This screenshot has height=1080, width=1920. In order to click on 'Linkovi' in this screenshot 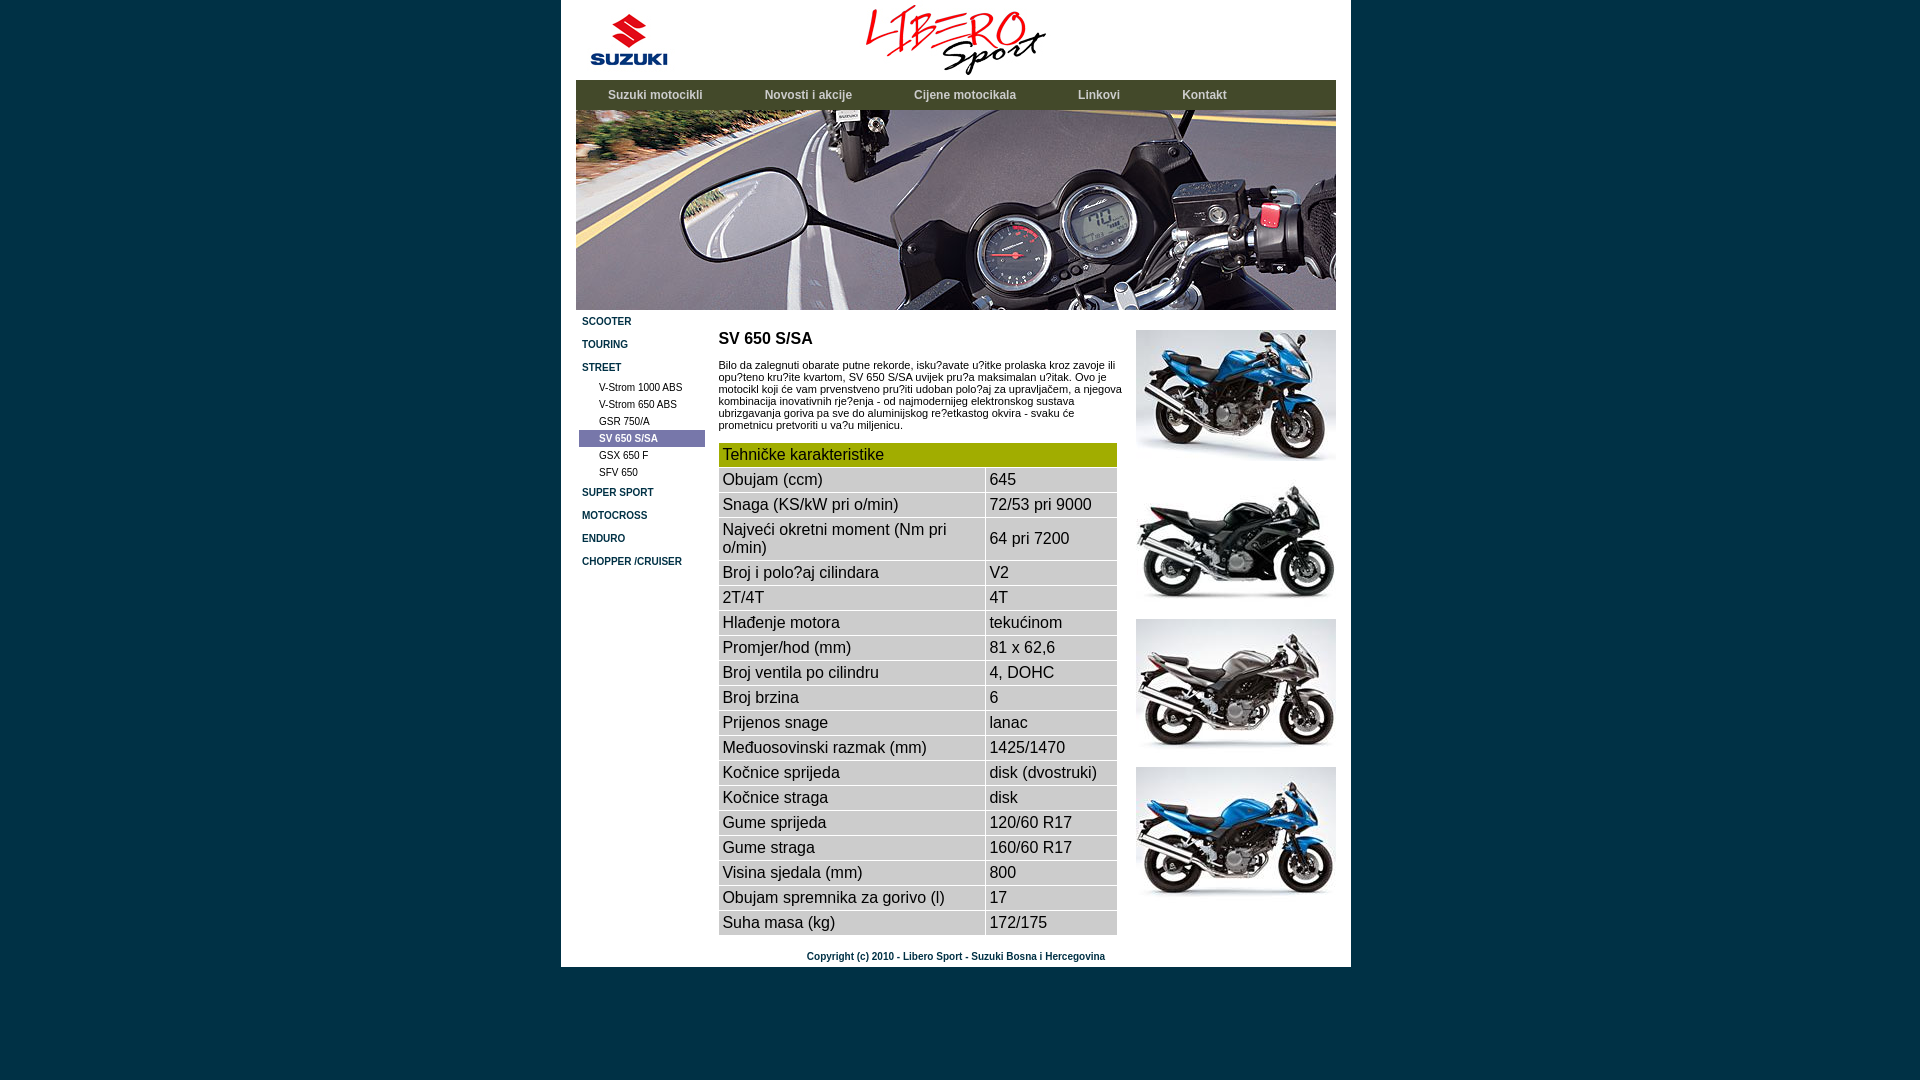, I will do `click(1098, 95)`.